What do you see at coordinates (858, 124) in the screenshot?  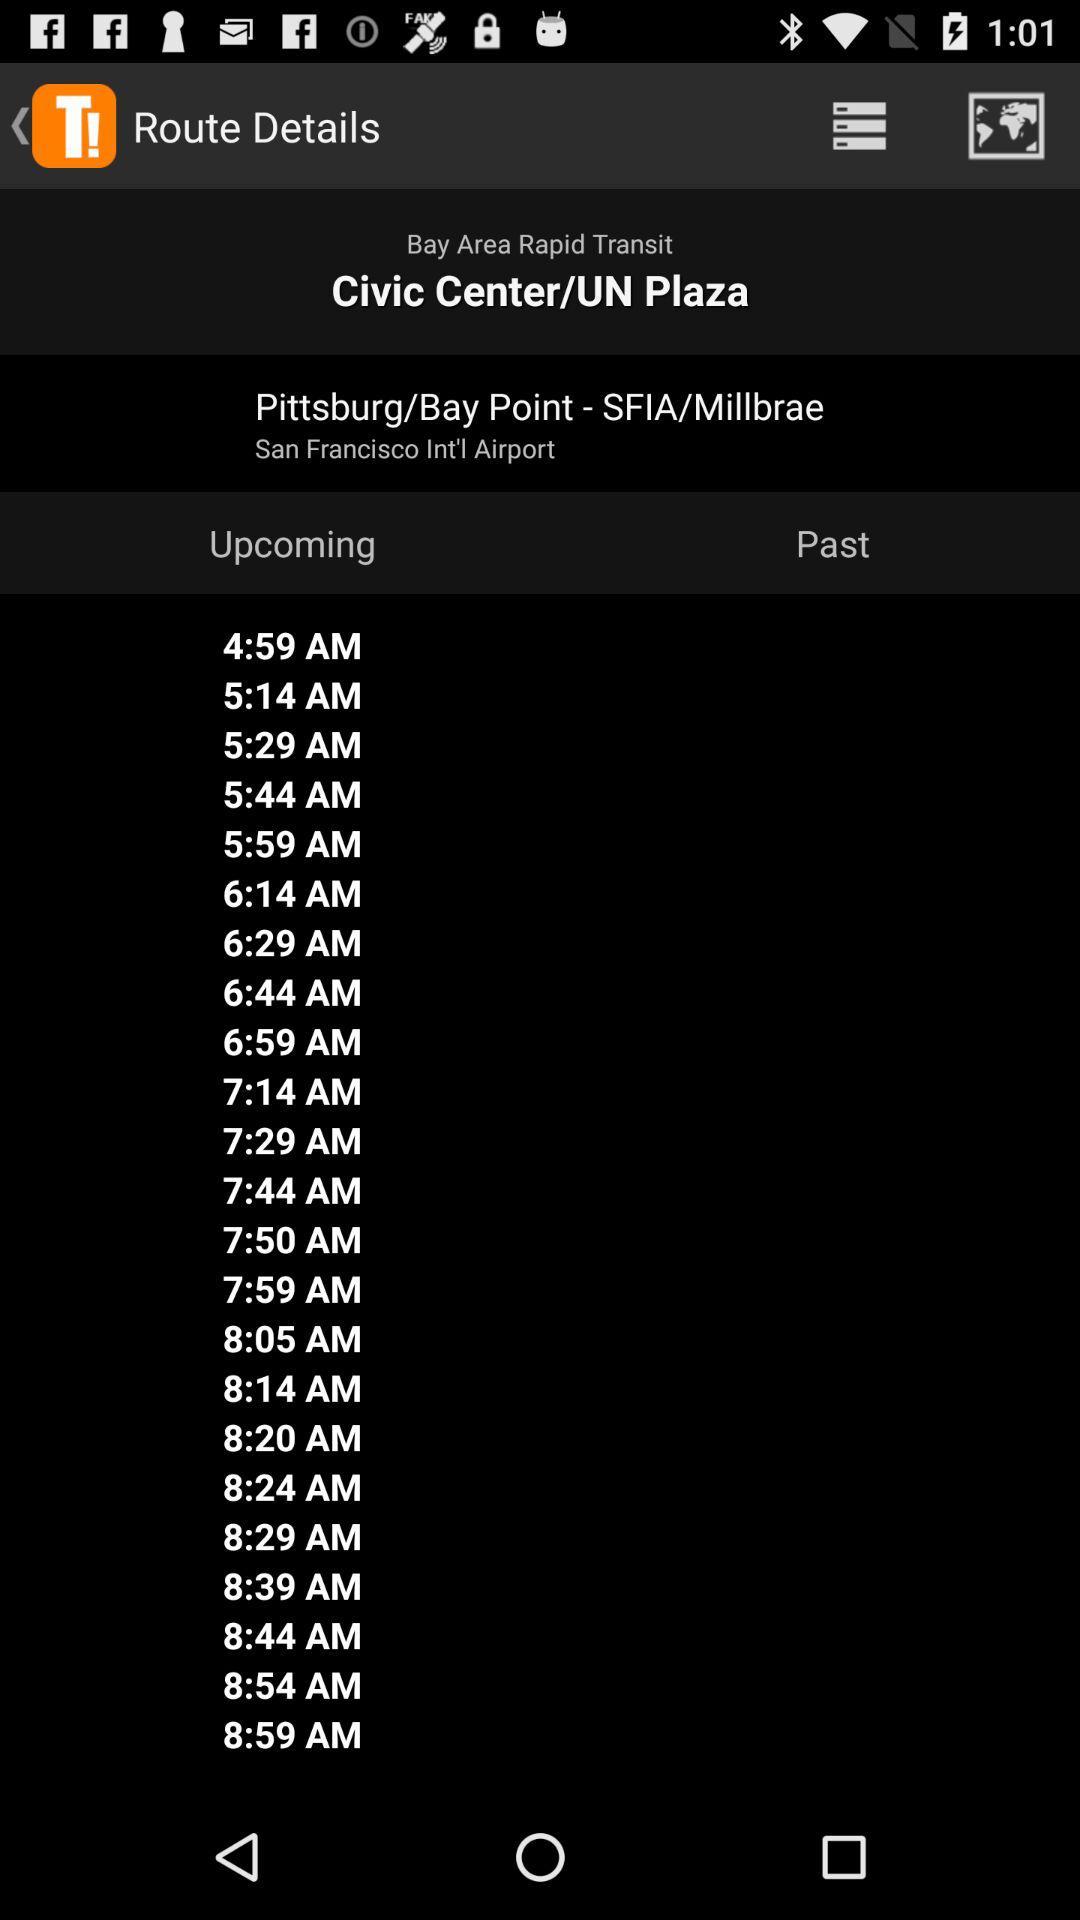 I see `the icon above the civic center un icon` at bounding box center [858, 124].